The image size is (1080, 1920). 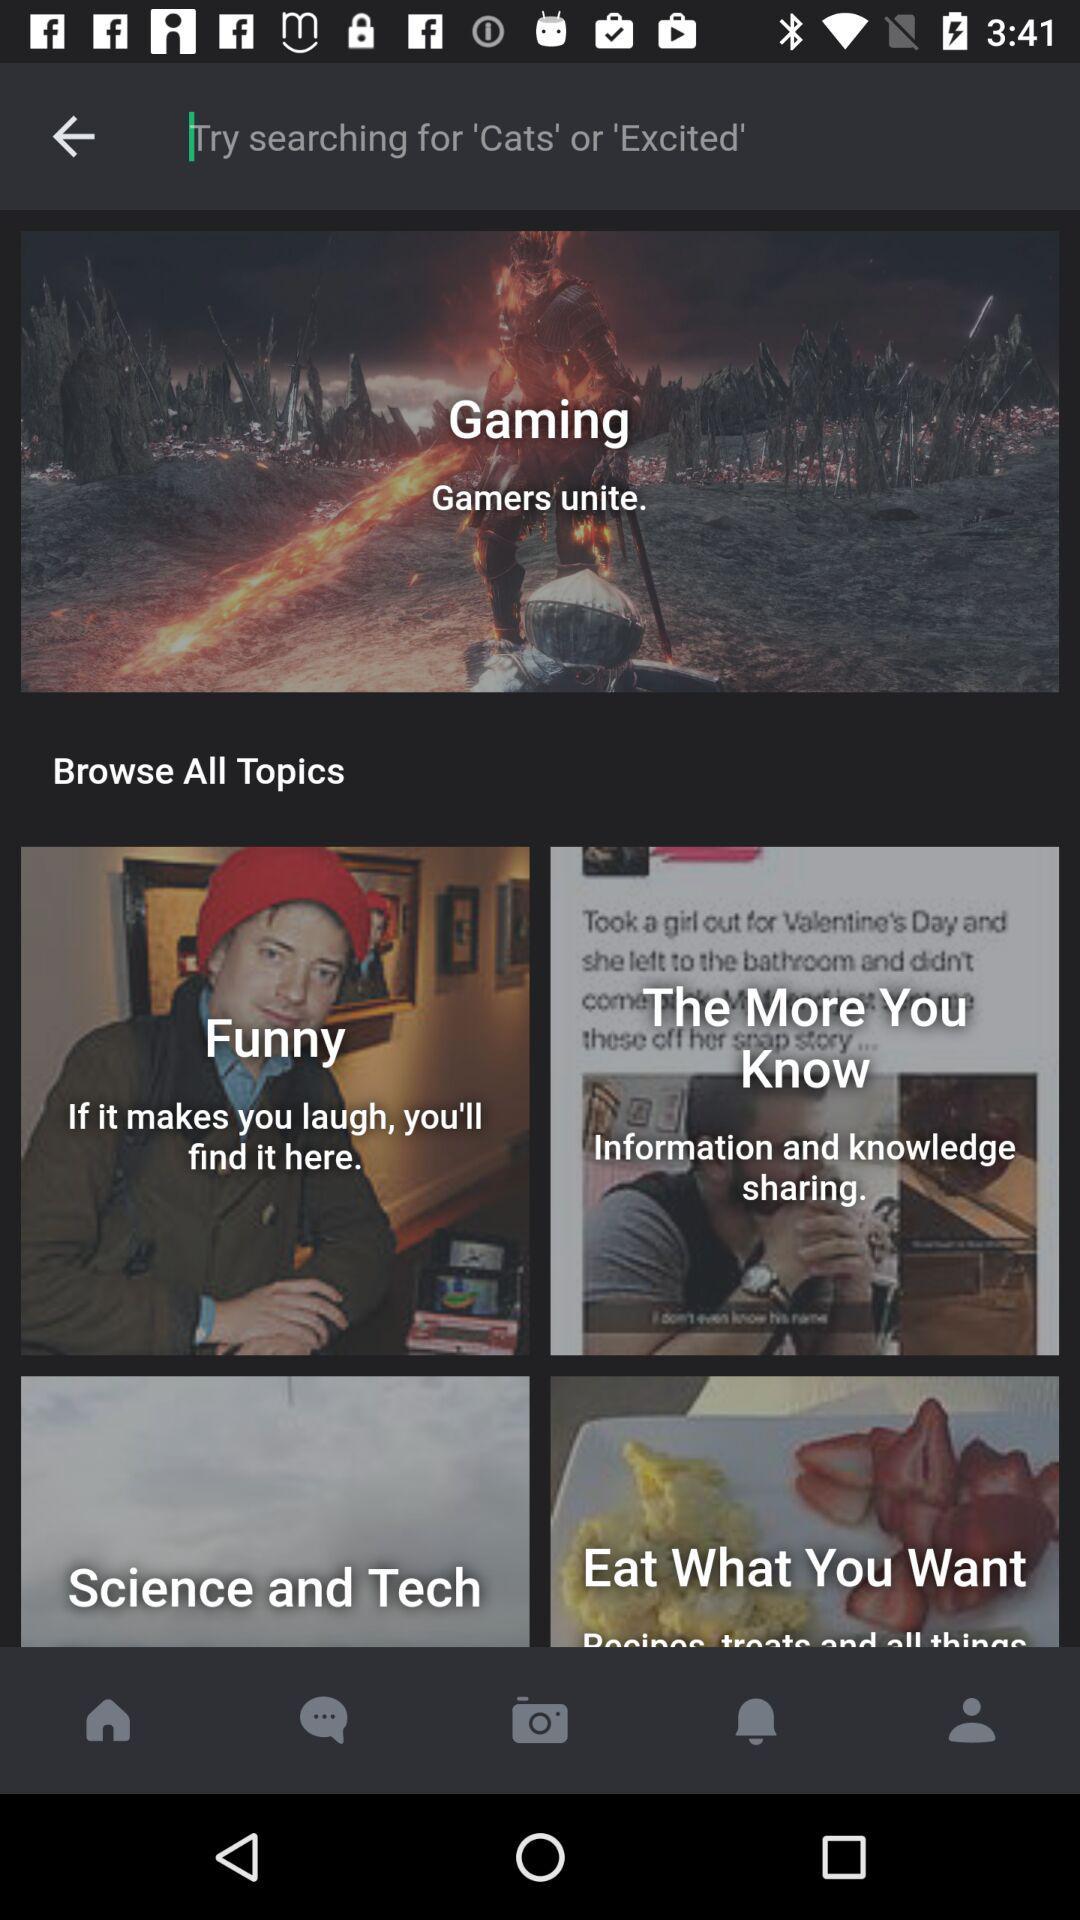 What do you see at coordinates (540, 1719) in the screenshot?
I see `the button is used to start the camera` at bounding box center [540, 1719].